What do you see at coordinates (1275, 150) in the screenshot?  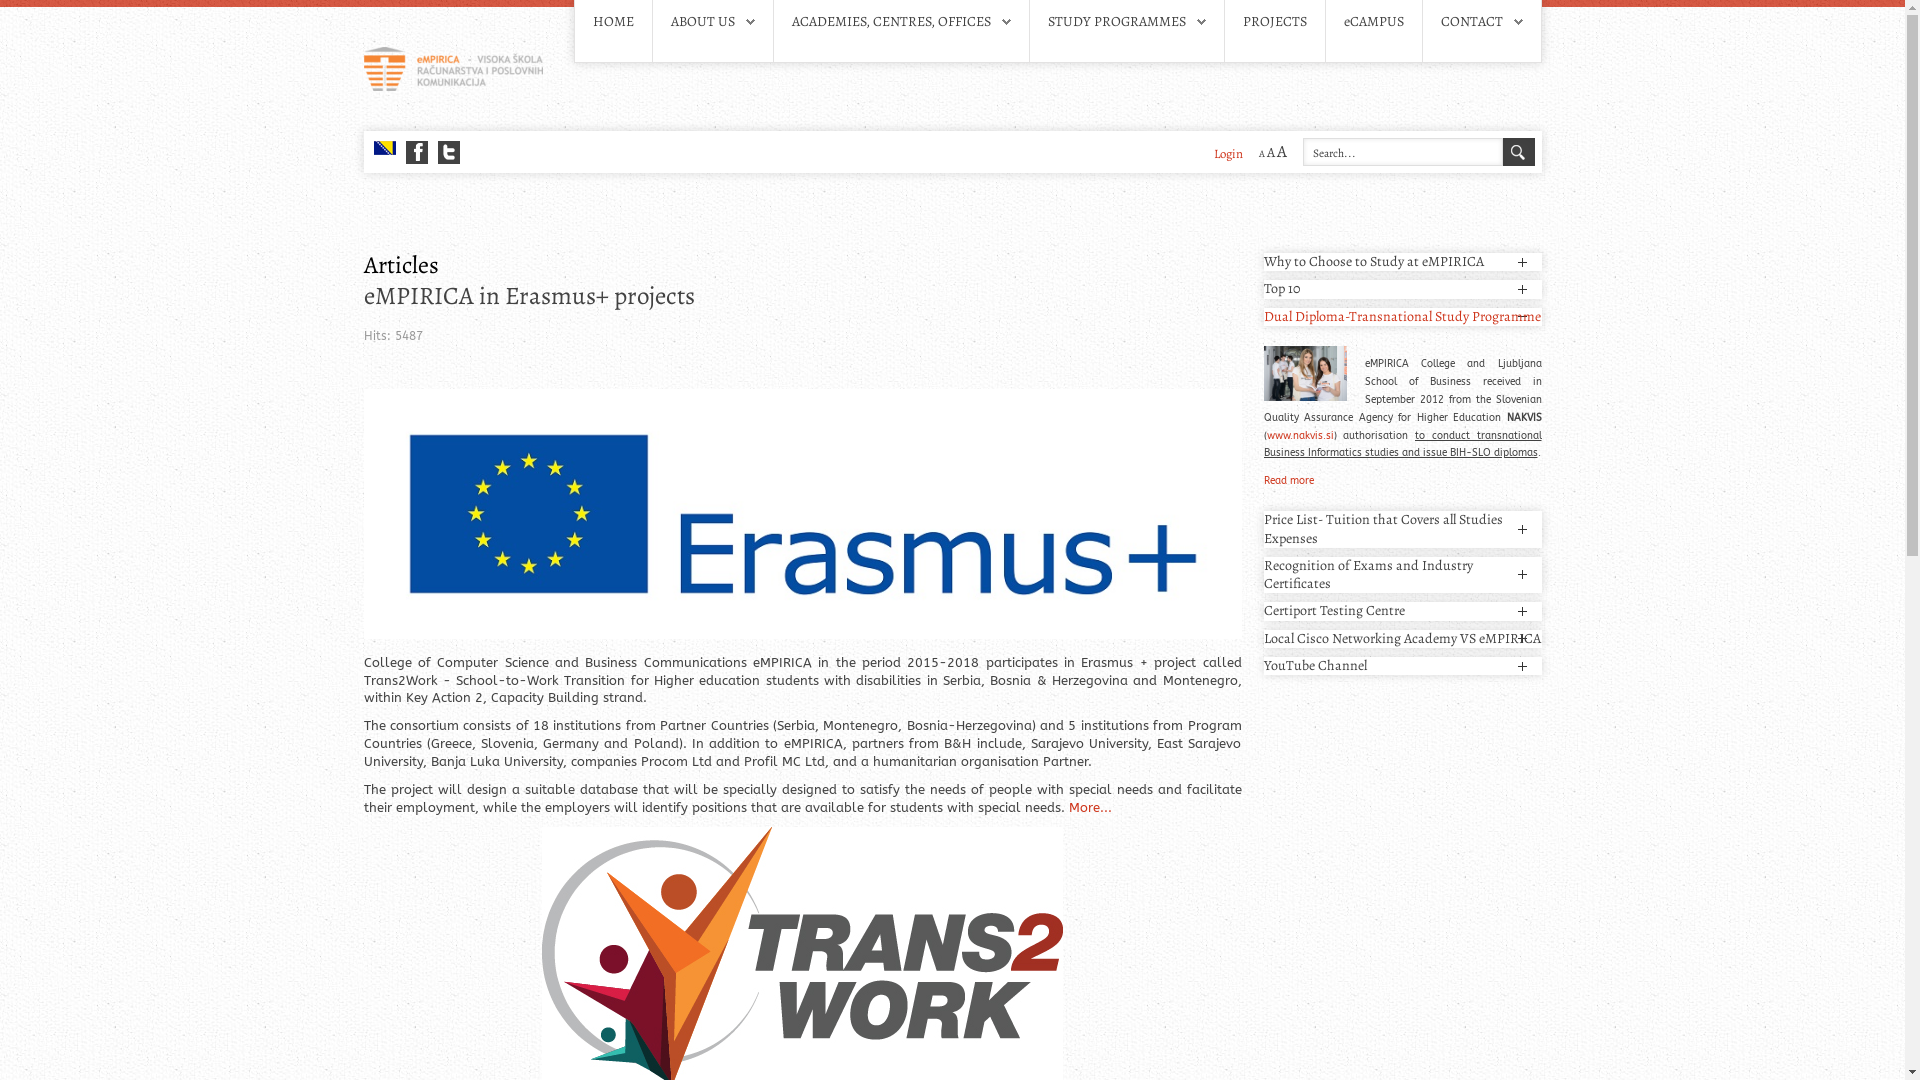 I see `'A'` at bounding box center [1275, 150].